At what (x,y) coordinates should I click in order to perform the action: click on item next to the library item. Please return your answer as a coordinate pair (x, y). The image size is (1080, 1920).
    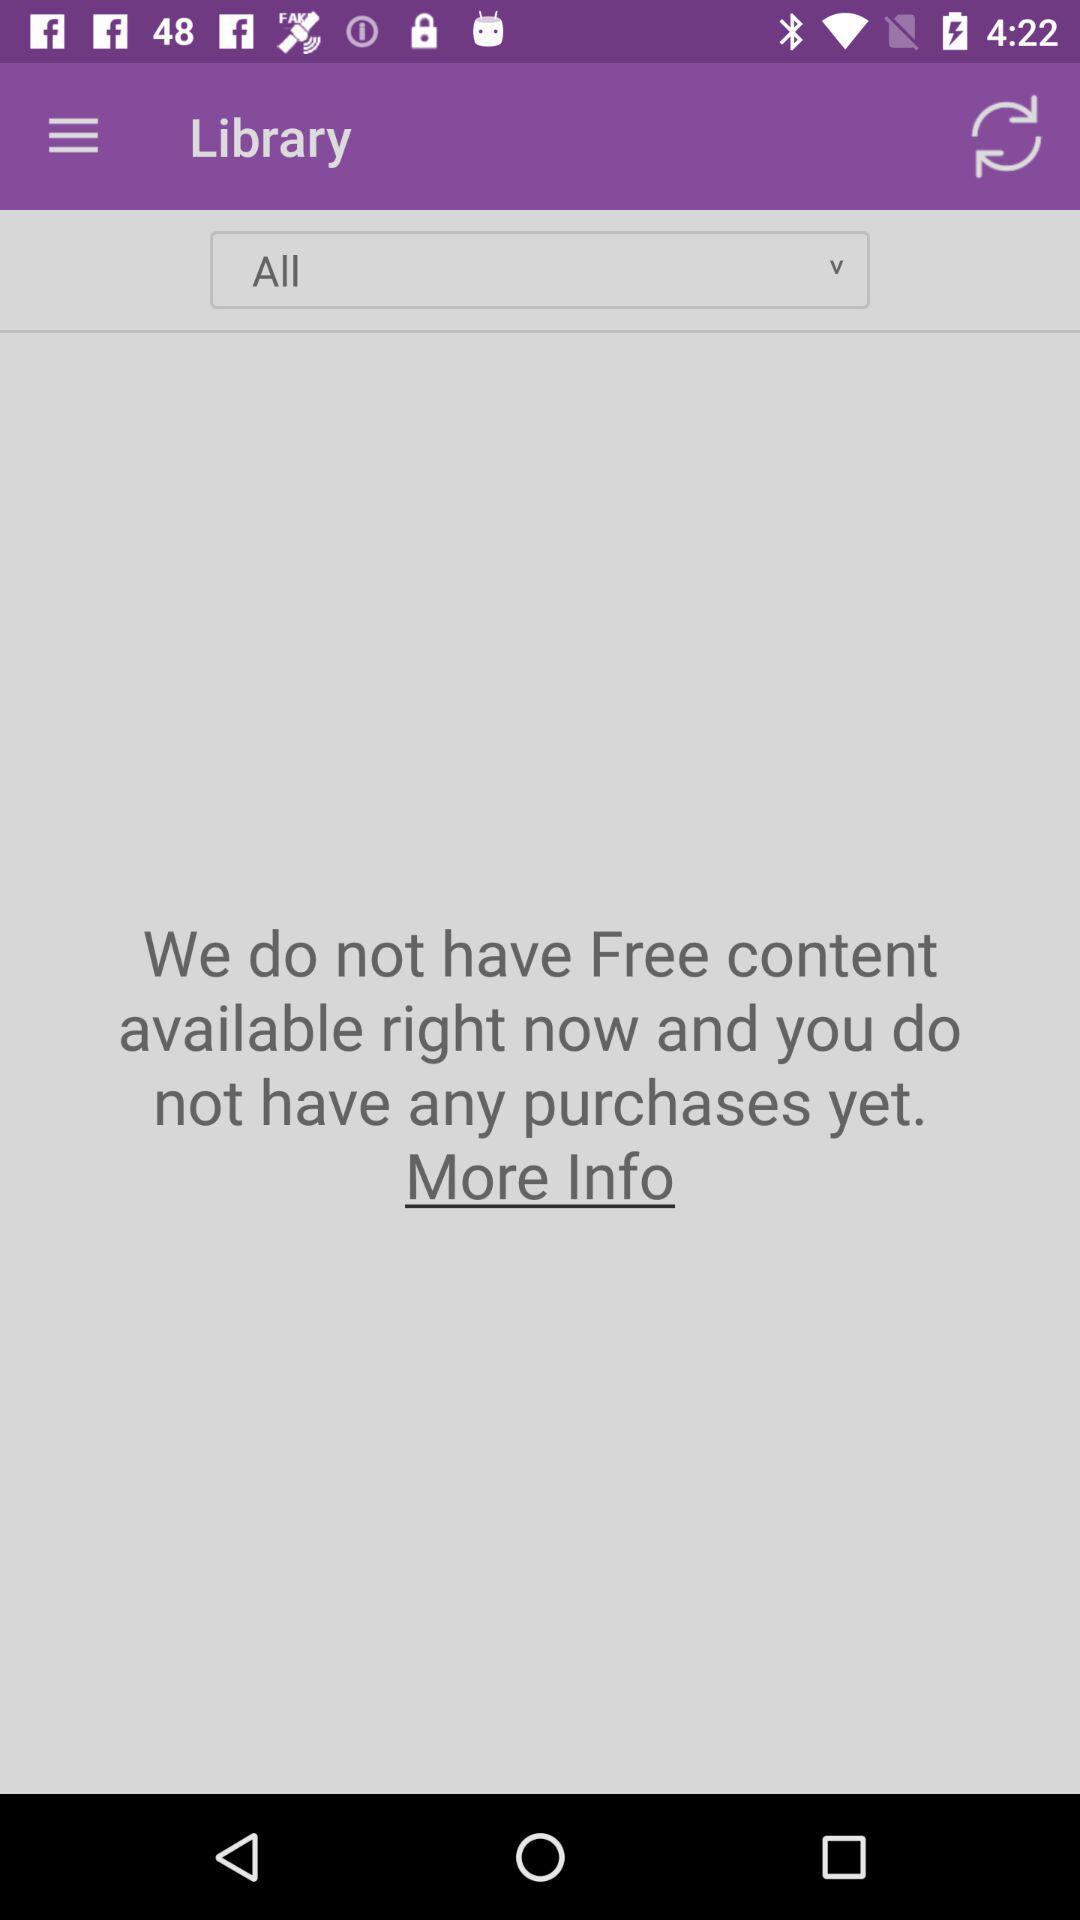
    Looking at the image, I should click on (1006, 135).